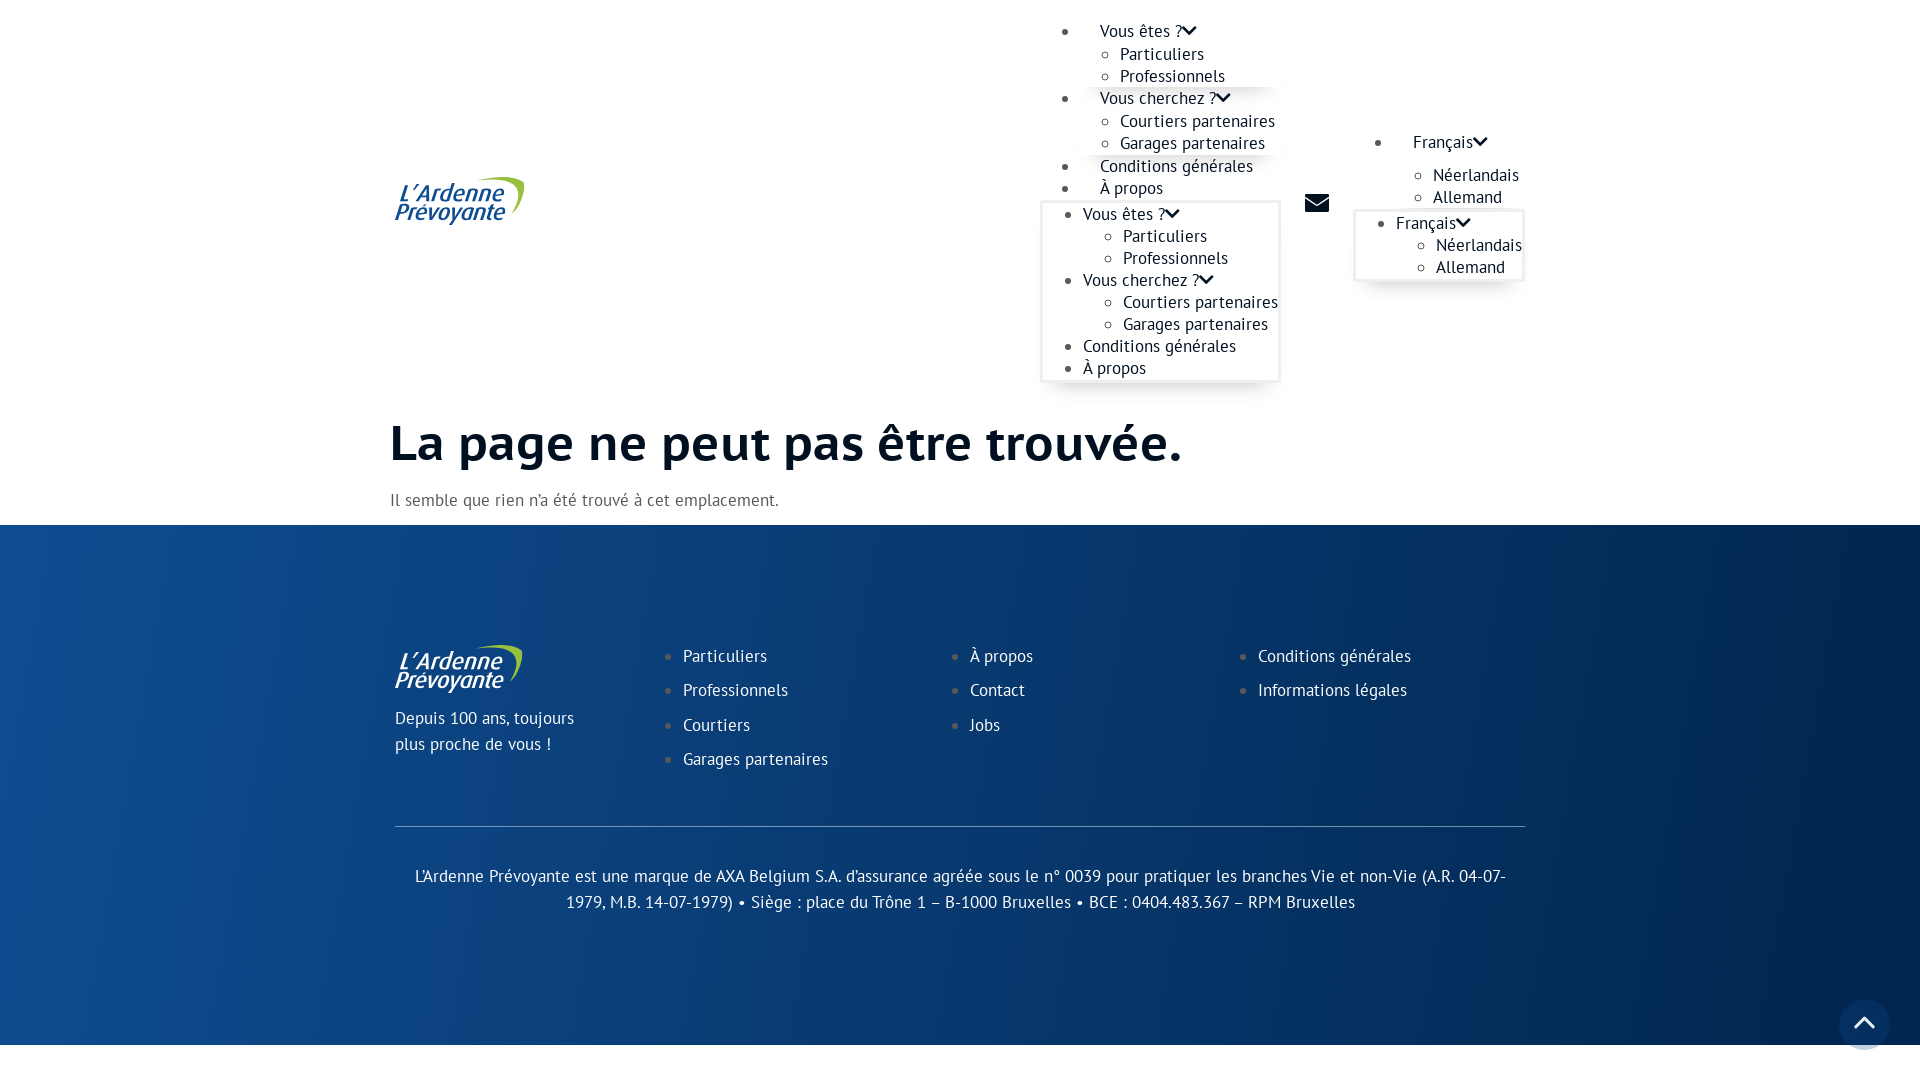  Describe the element at coordinates (681, 689) in the screenshot. I see `'Professionnels'` at that location.